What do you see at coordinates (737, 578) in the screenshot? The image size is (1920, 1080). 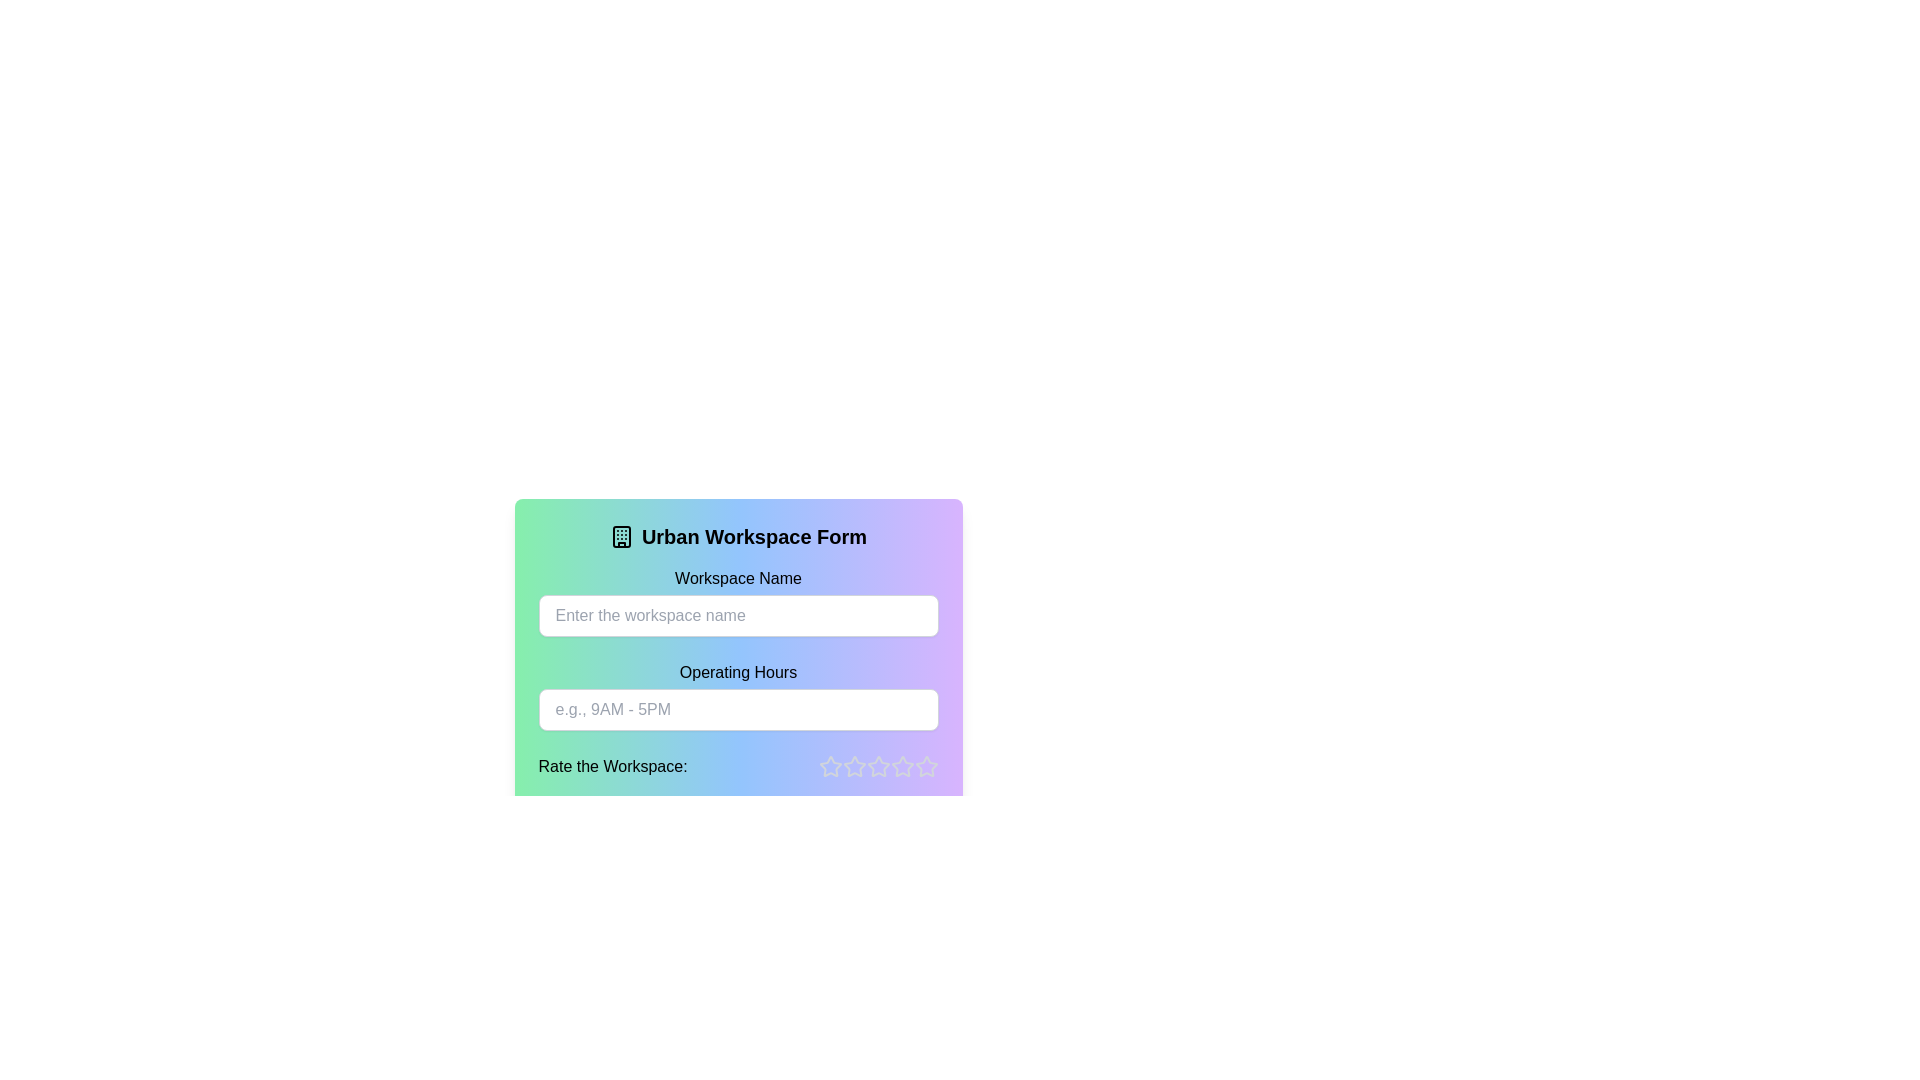 I see `the label that describes the adjacent input field for entering the name of a workspace, located under the title 'Urban Workspace Form'` at bounding box center [737, 578].